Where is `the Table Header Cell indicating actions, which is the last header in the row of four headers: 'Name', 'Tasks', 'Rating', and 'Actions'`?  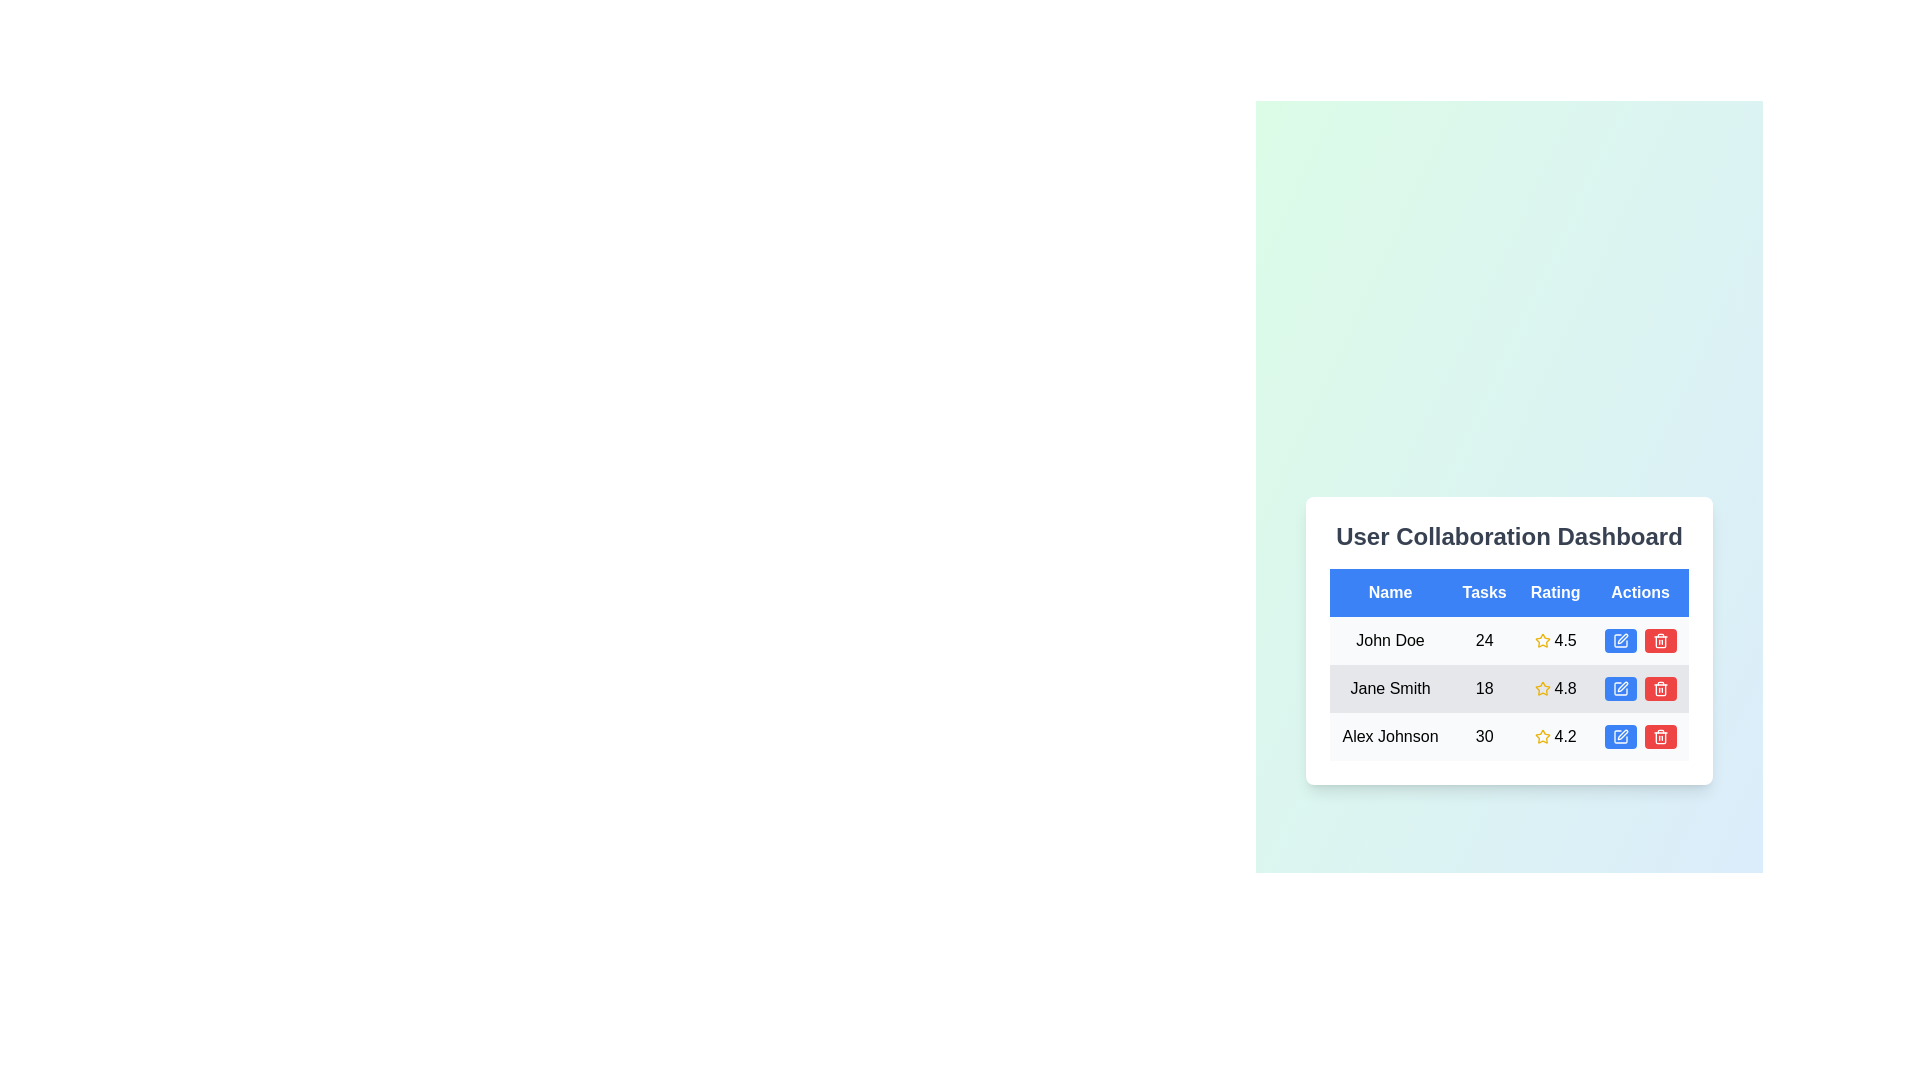 the Table Header Cell indicating actions, which is the last header in the row of four headers: 'Name', 'Tasks', 'Rating', and 'Actions' is located at coordinates (1640, 592).